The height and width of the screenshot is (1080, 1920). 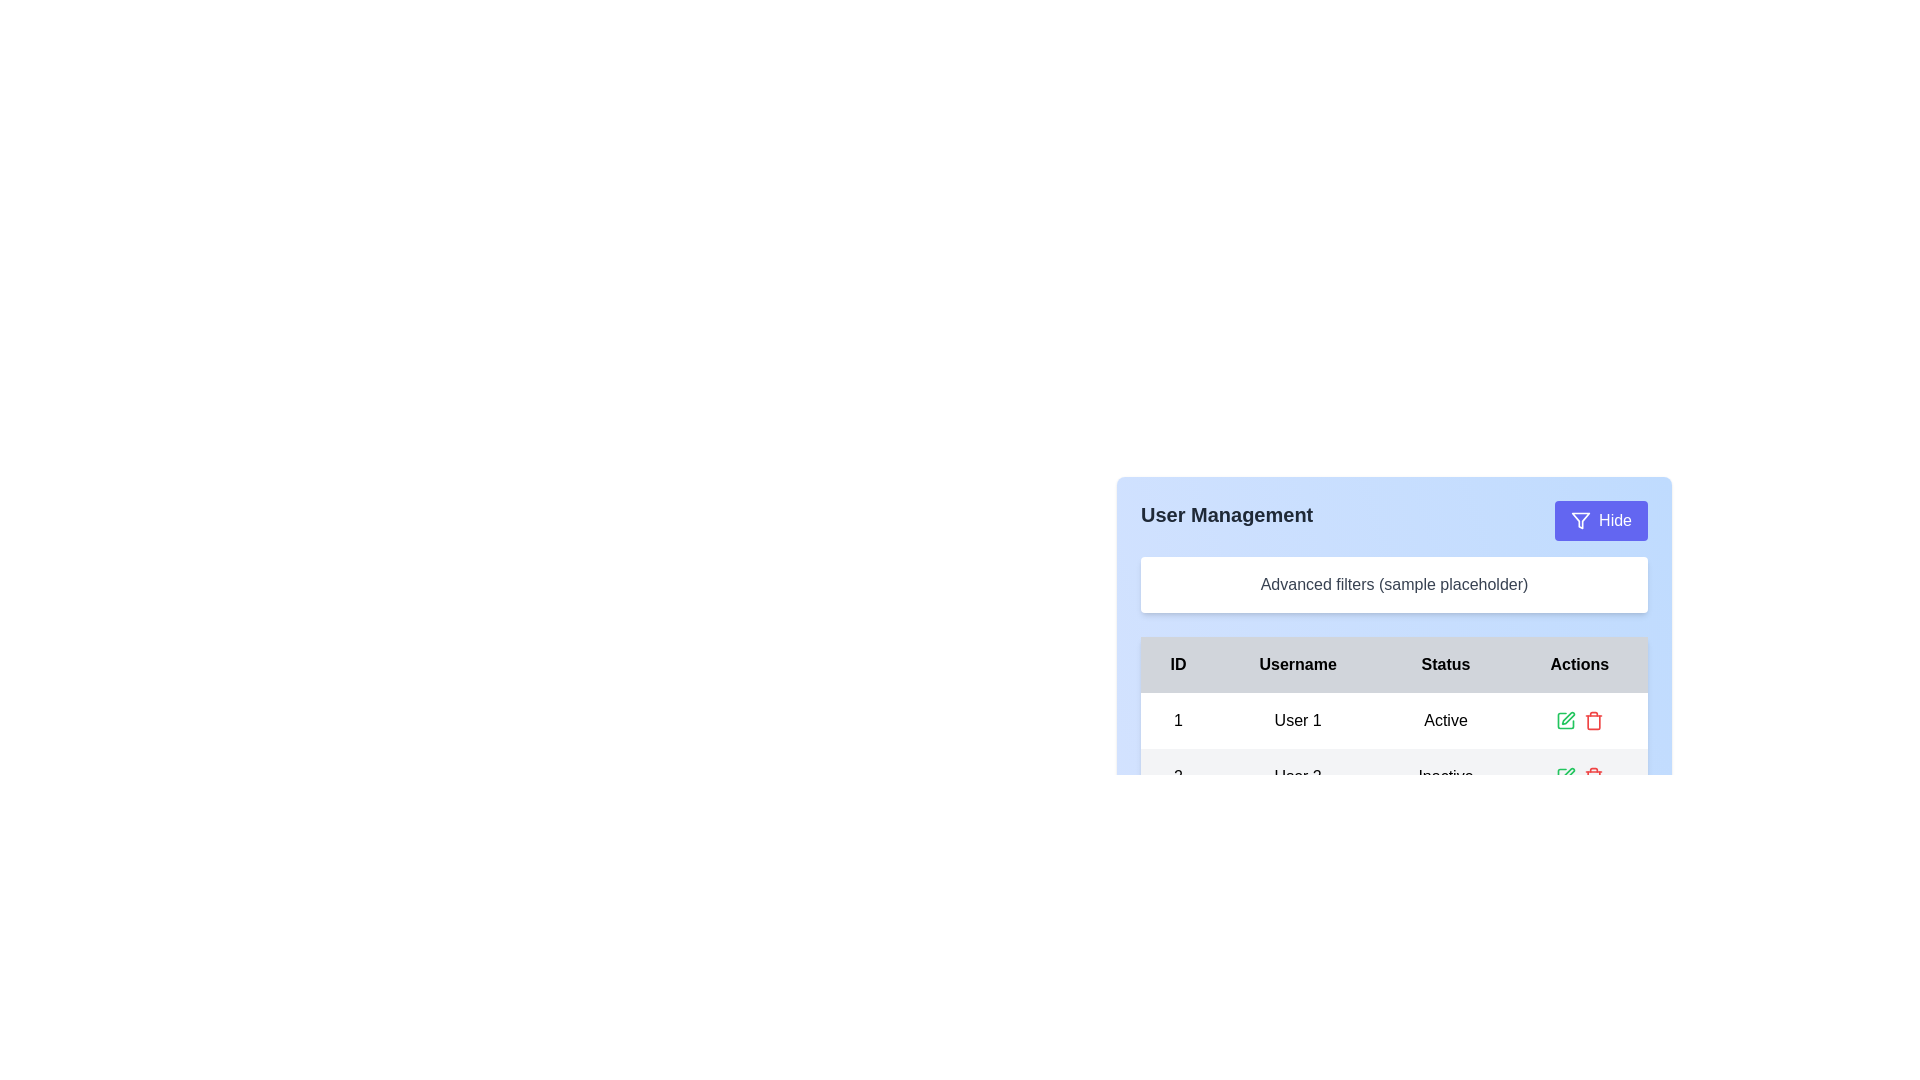 What do you see at coordinates (1178, 721) in the screenshot?
I see `the numeral '1' displayed in the first cell of the user information table, which is part of a data table with a dark font on a white background` at bounding box center [1178, 721].